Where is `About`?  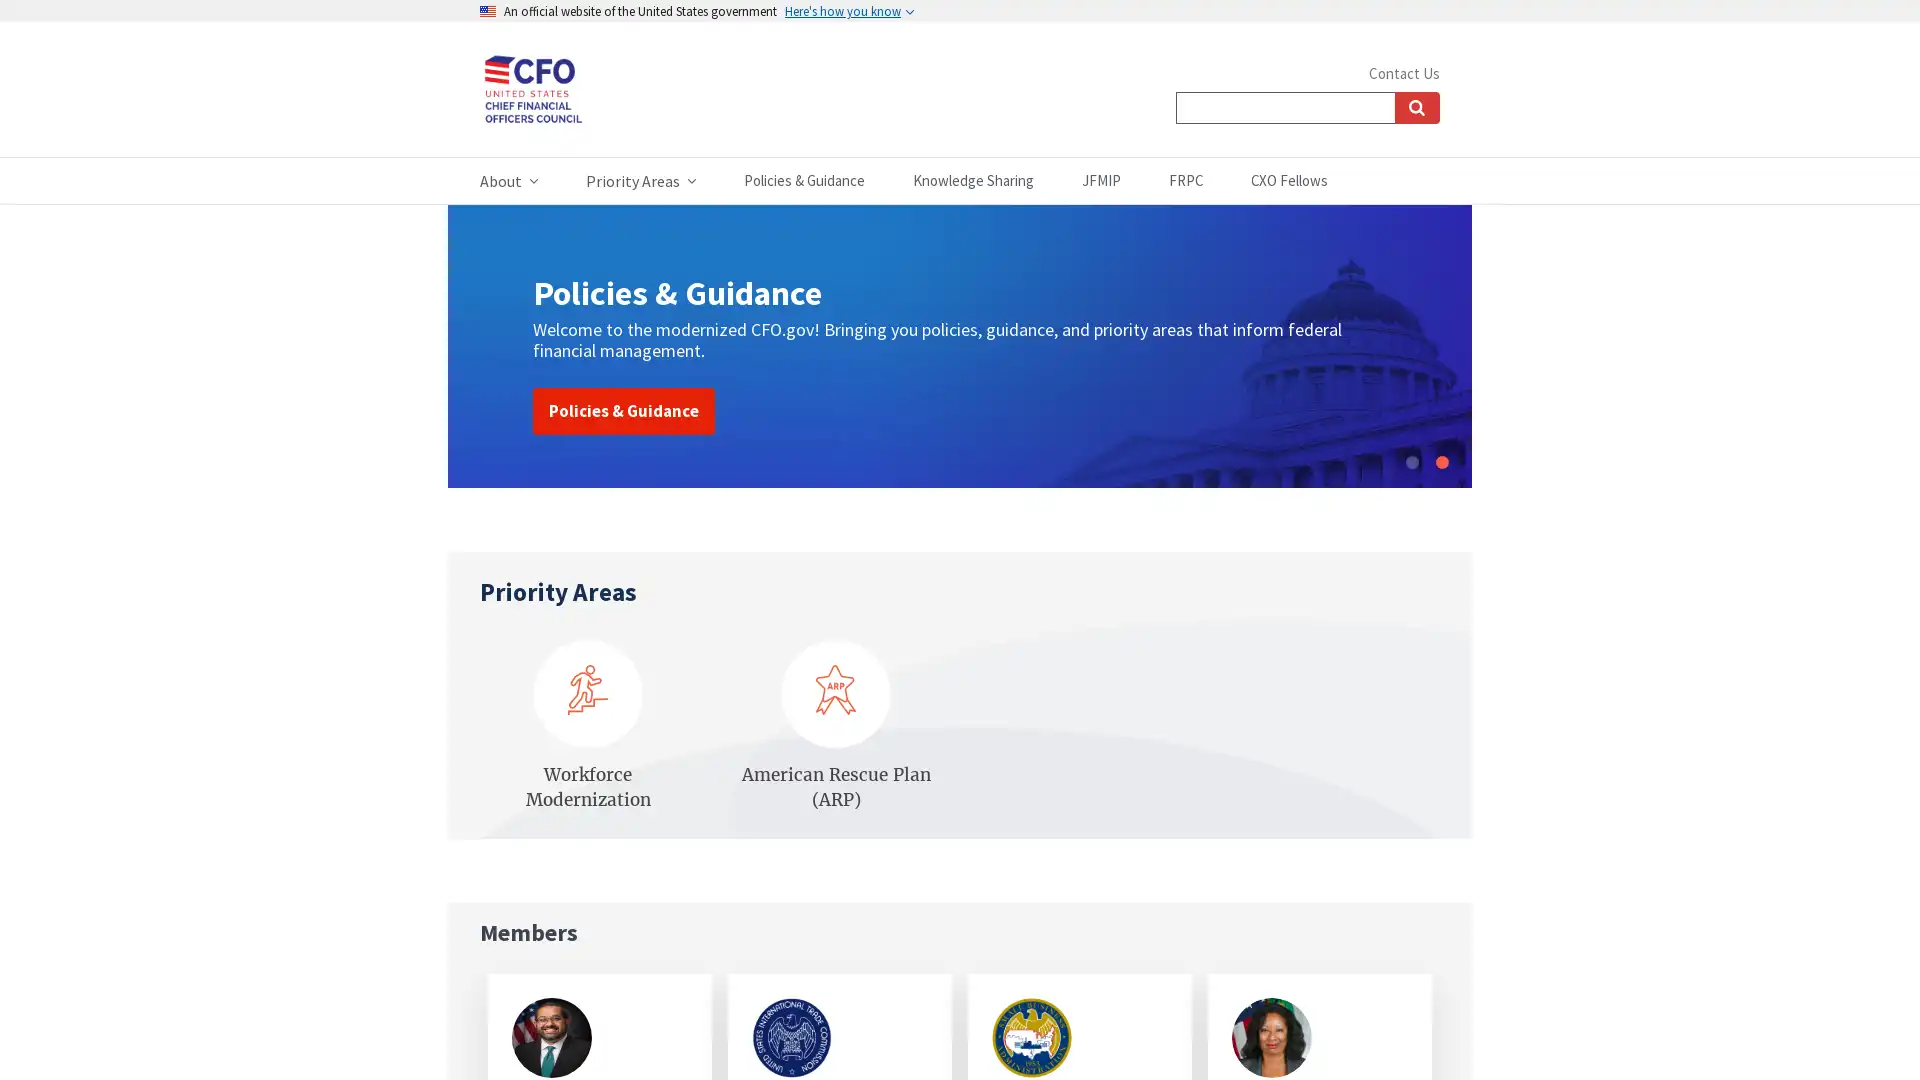 About is located at coordinates (508, 180).